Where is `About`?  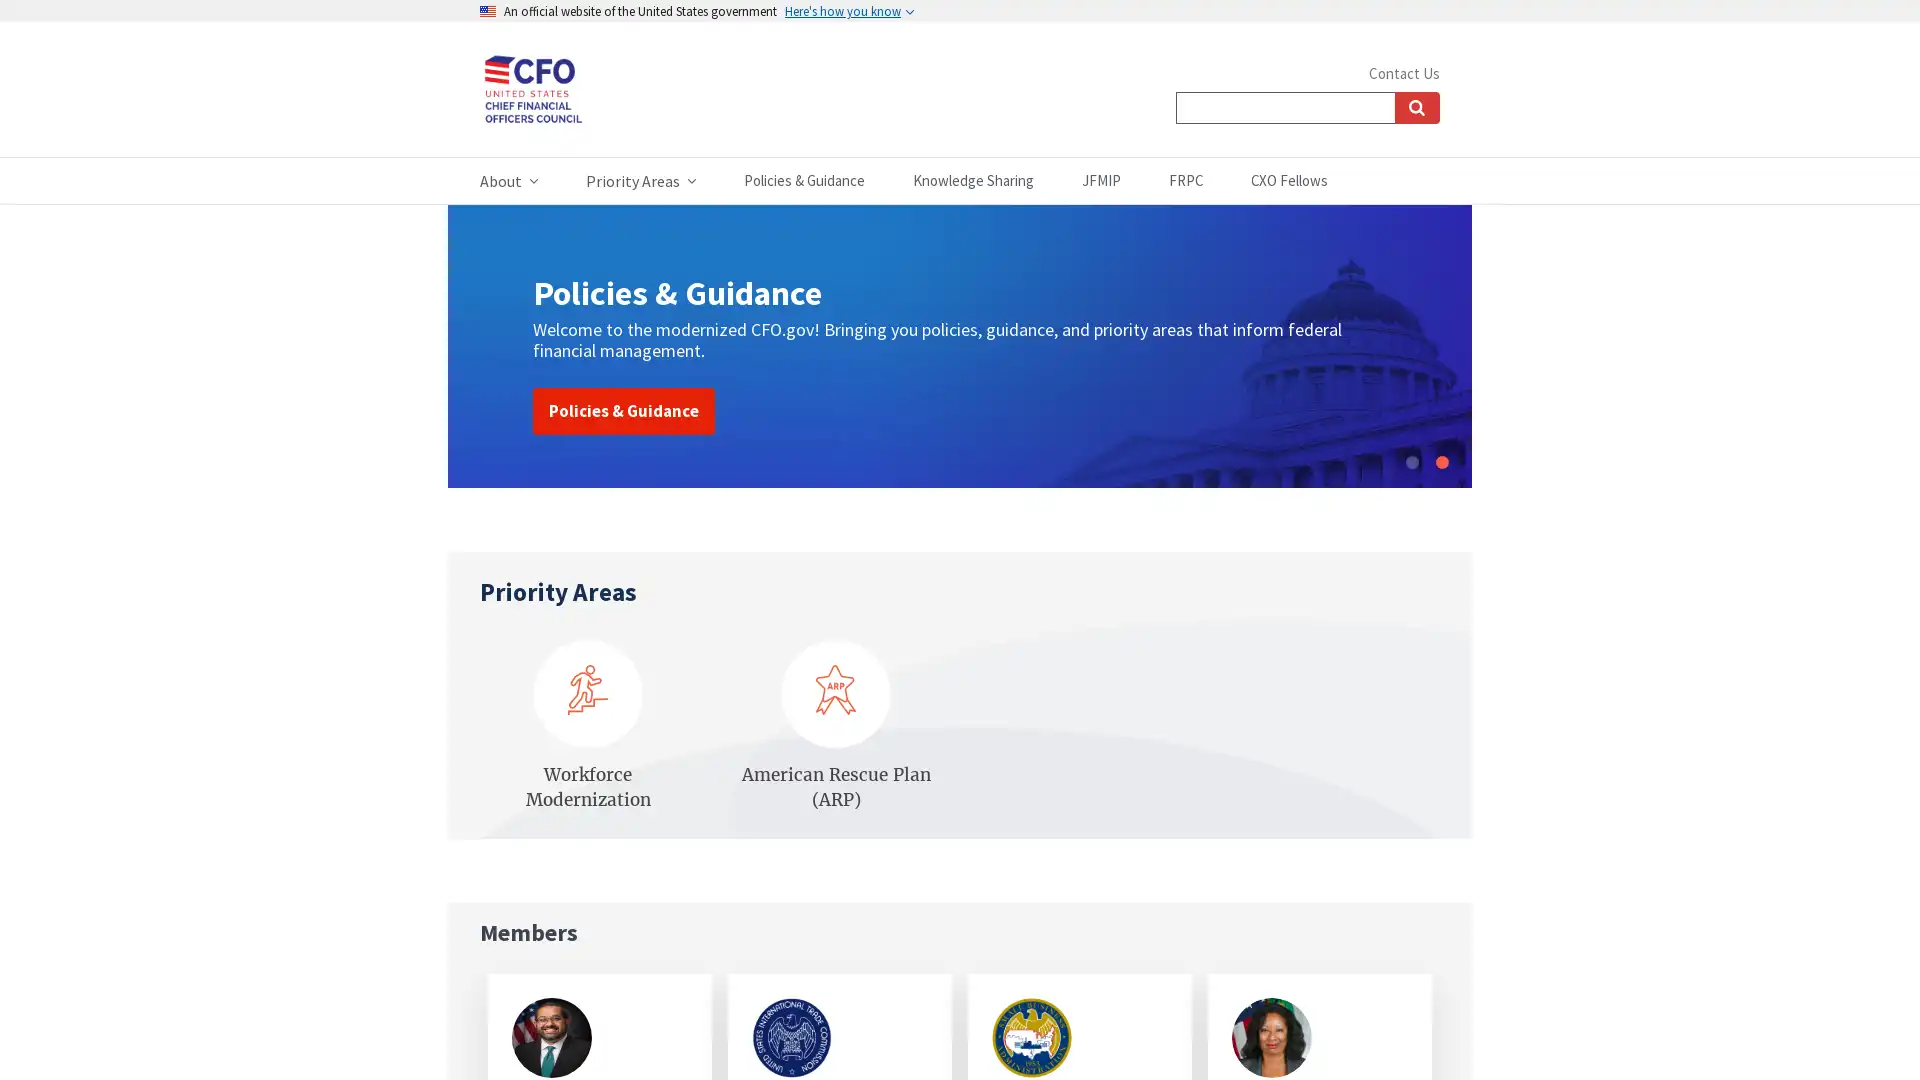 About is located at coordinates (508, 180).